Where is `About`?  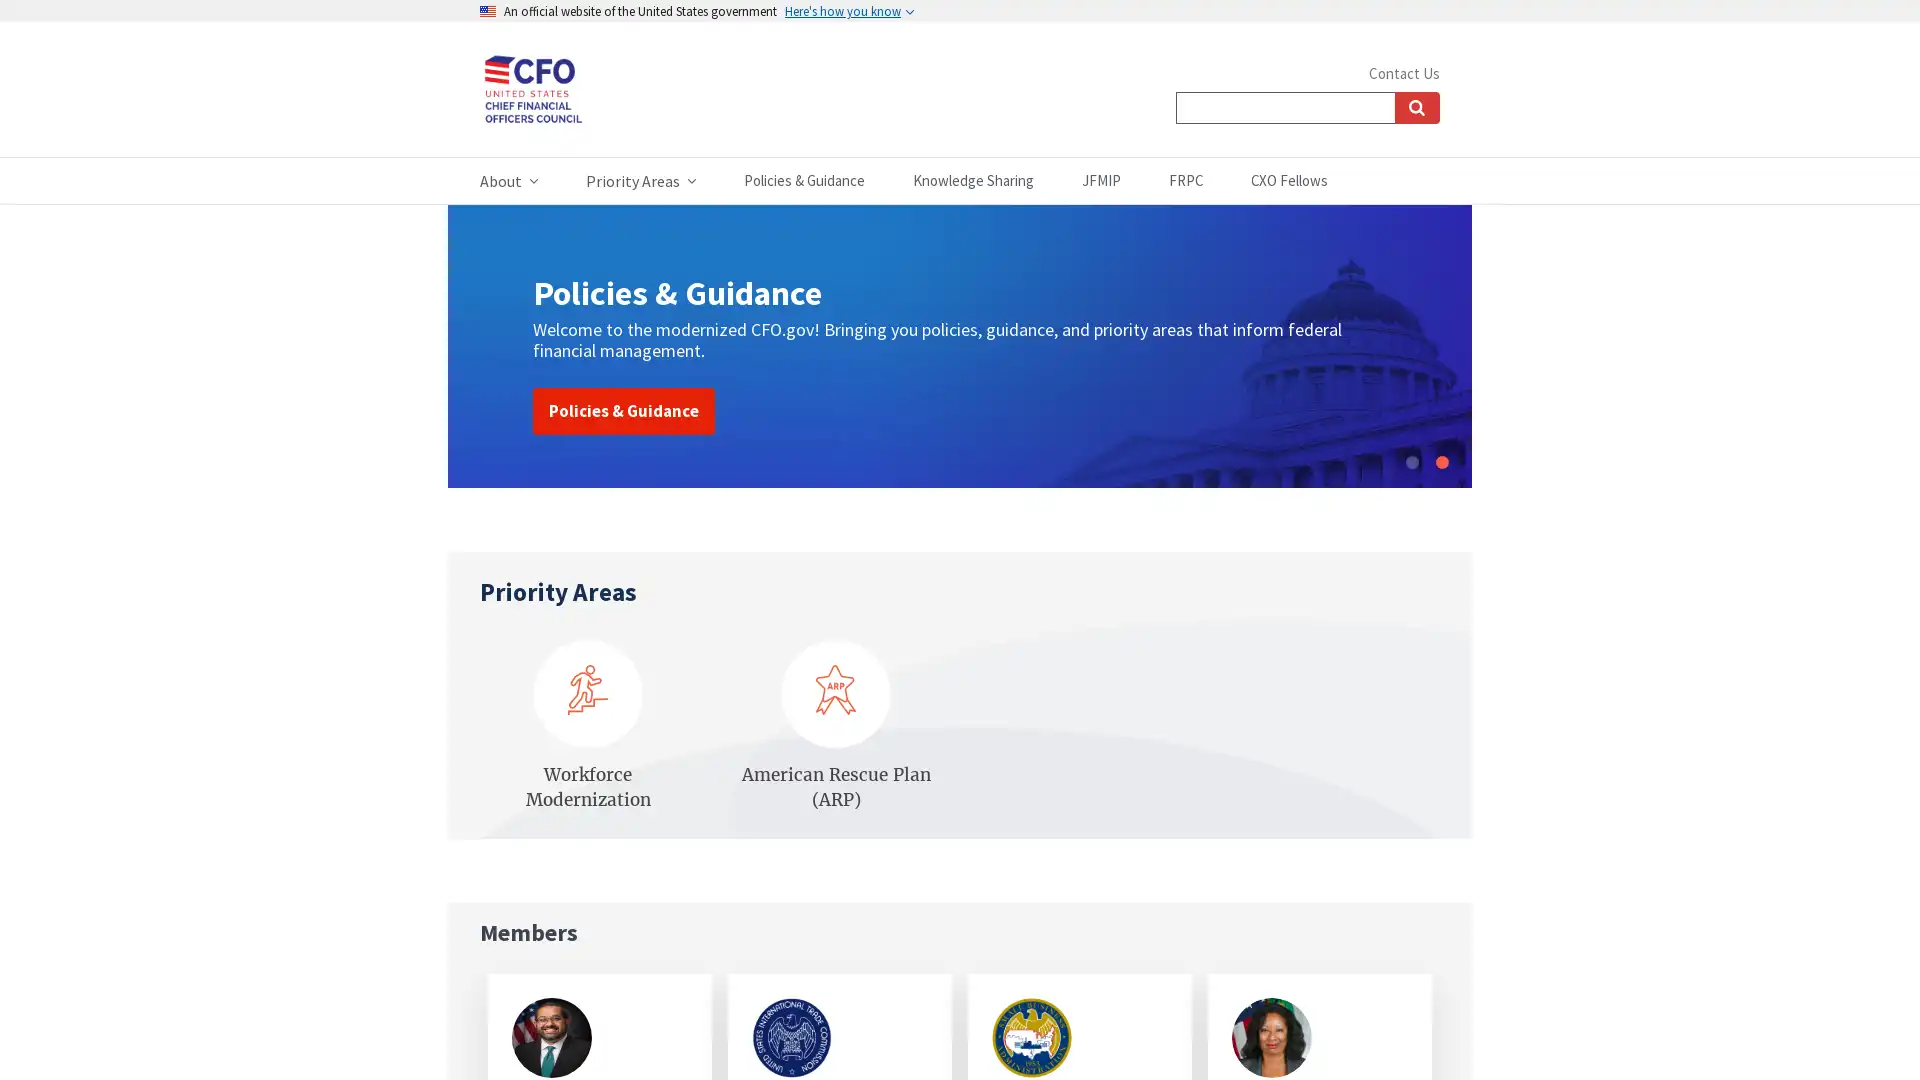 About is located at coordinates (508, 180).